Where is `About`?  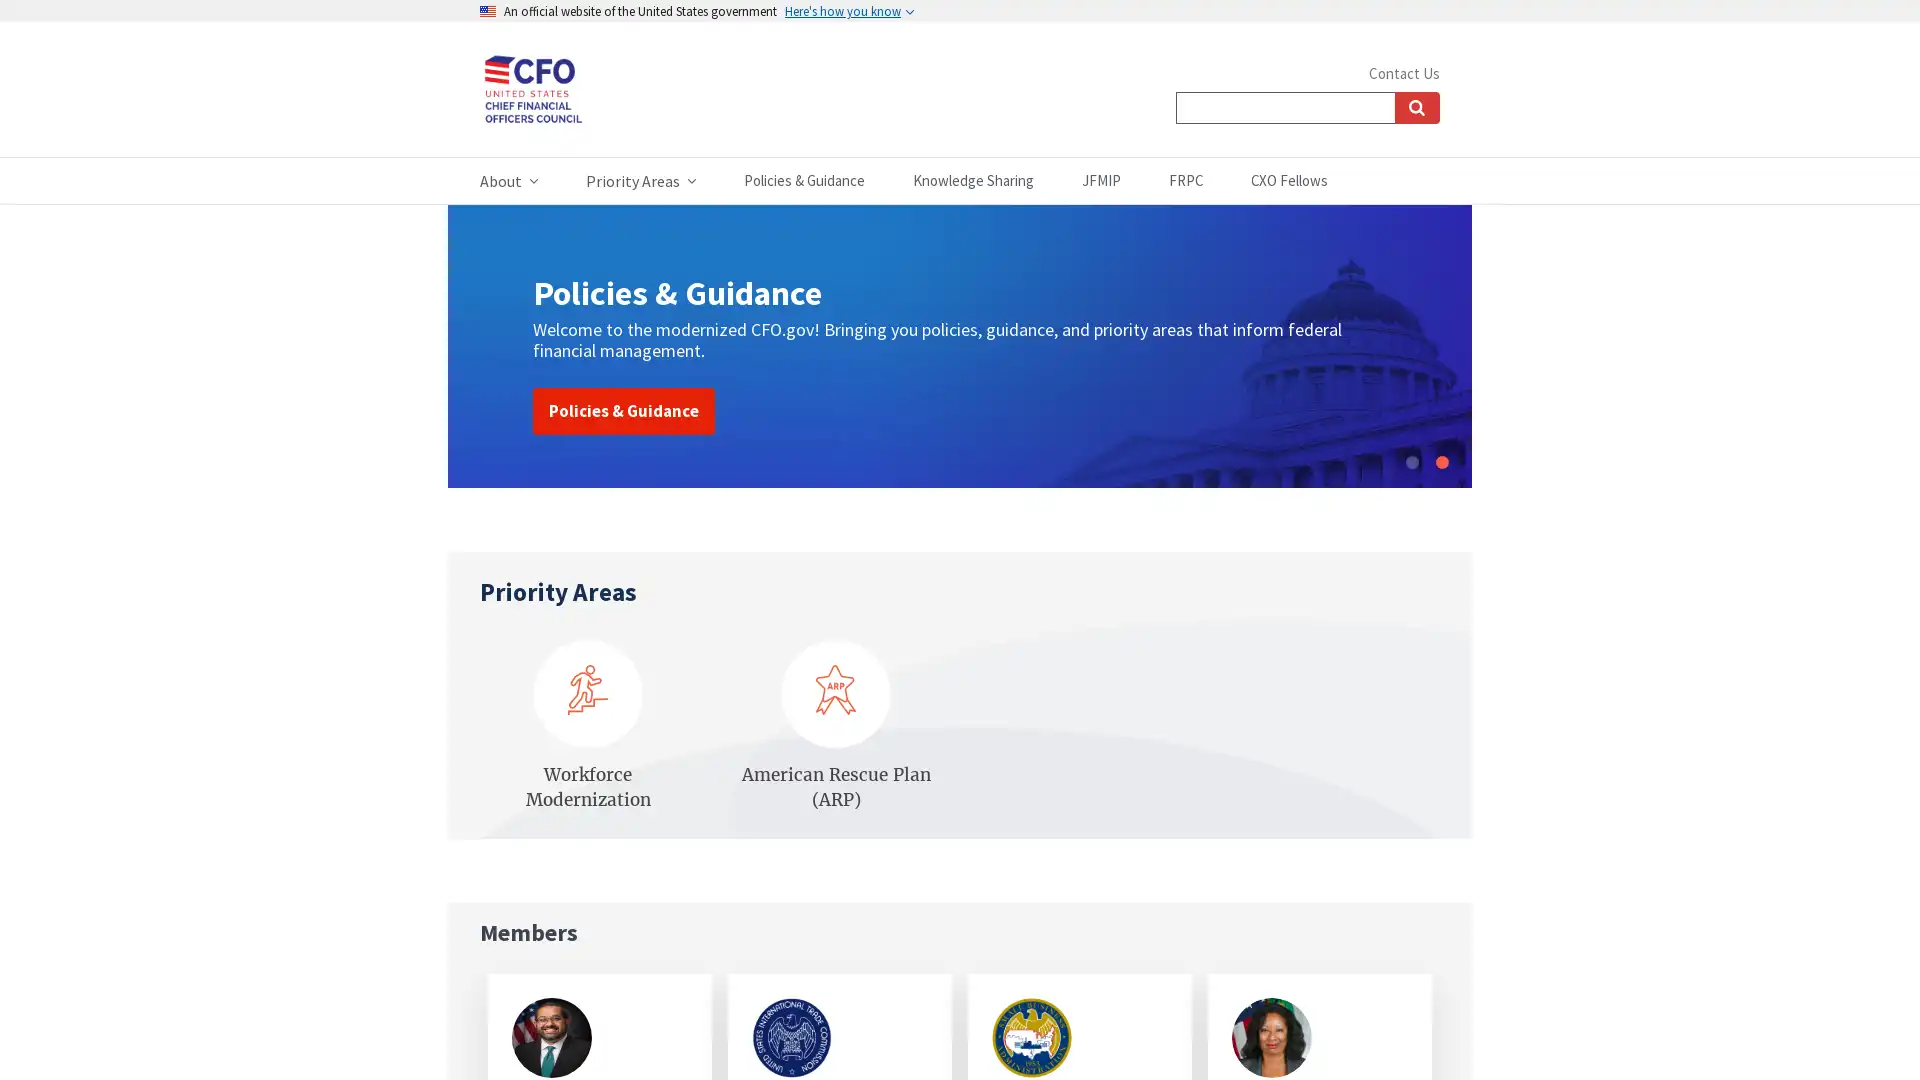 About is located at coordinates (508, 180).